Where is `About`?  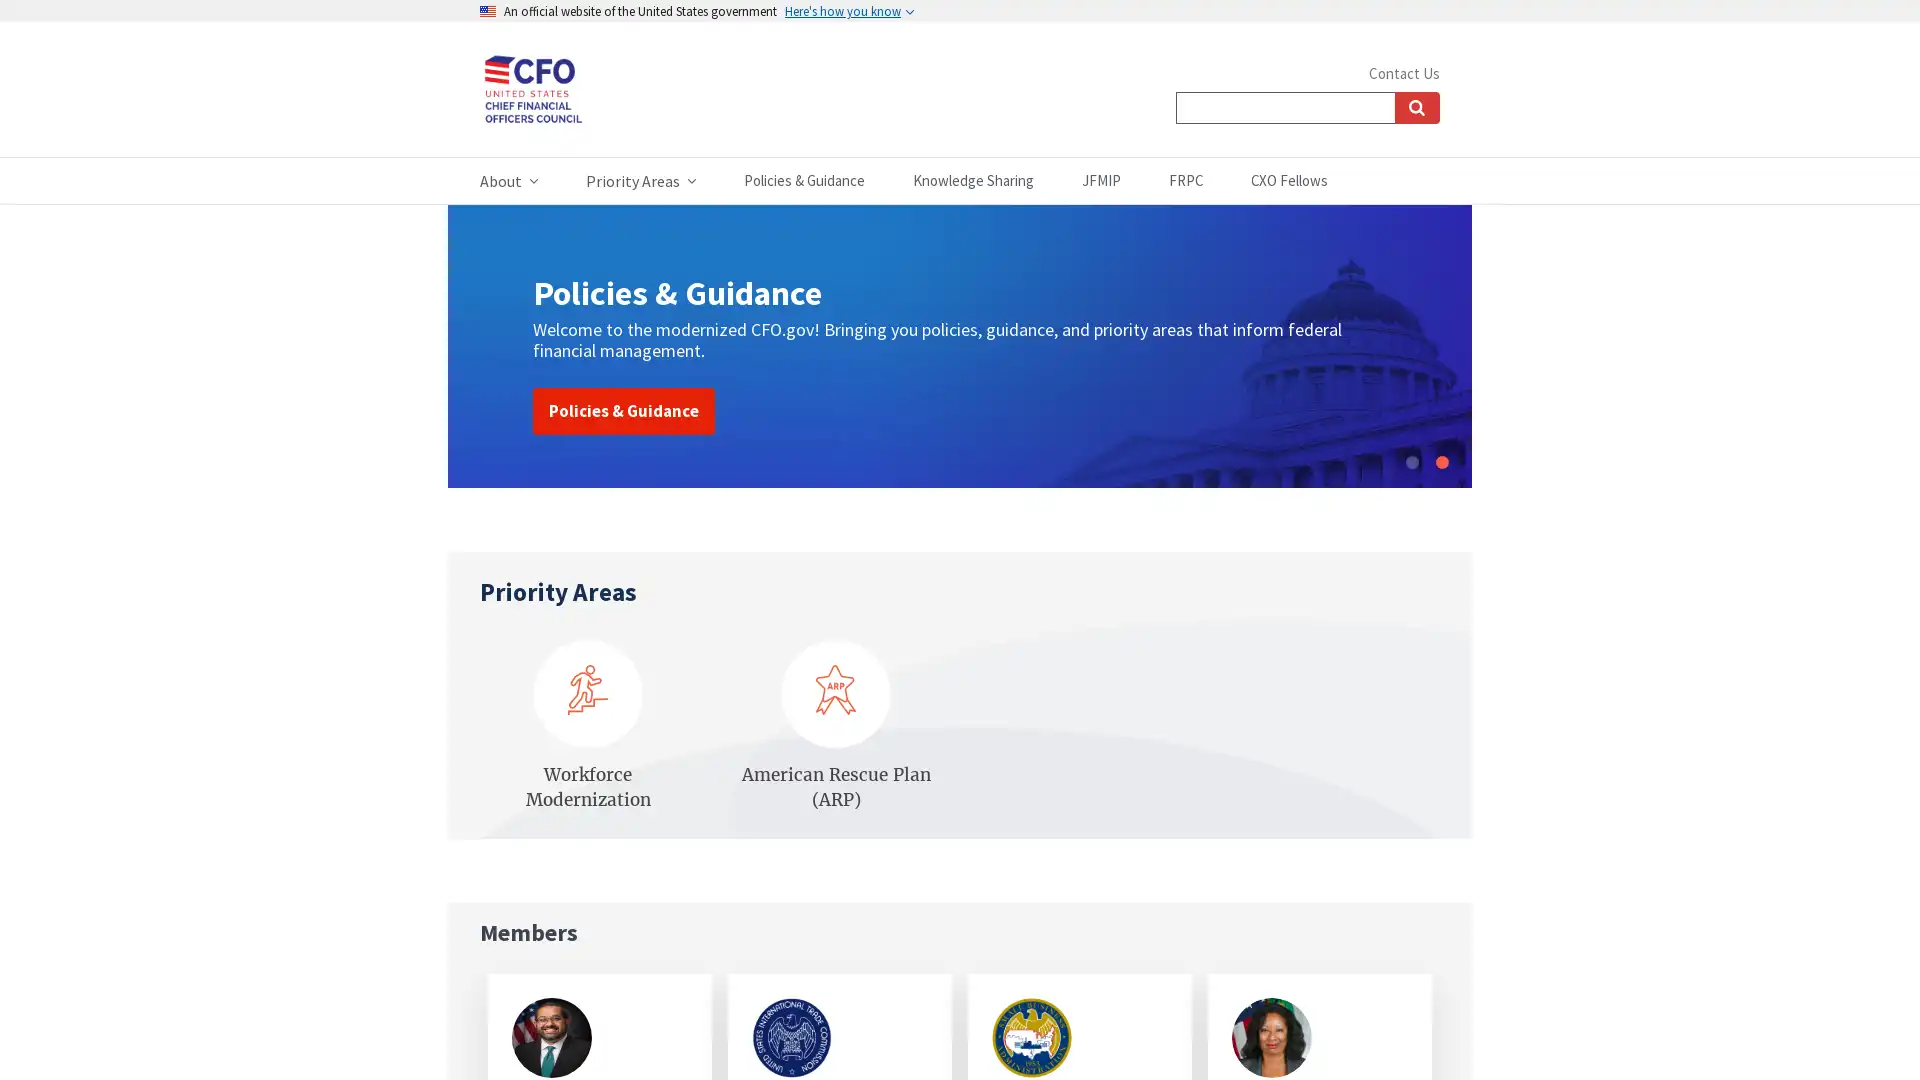 About is located at coordinates (508, 180).